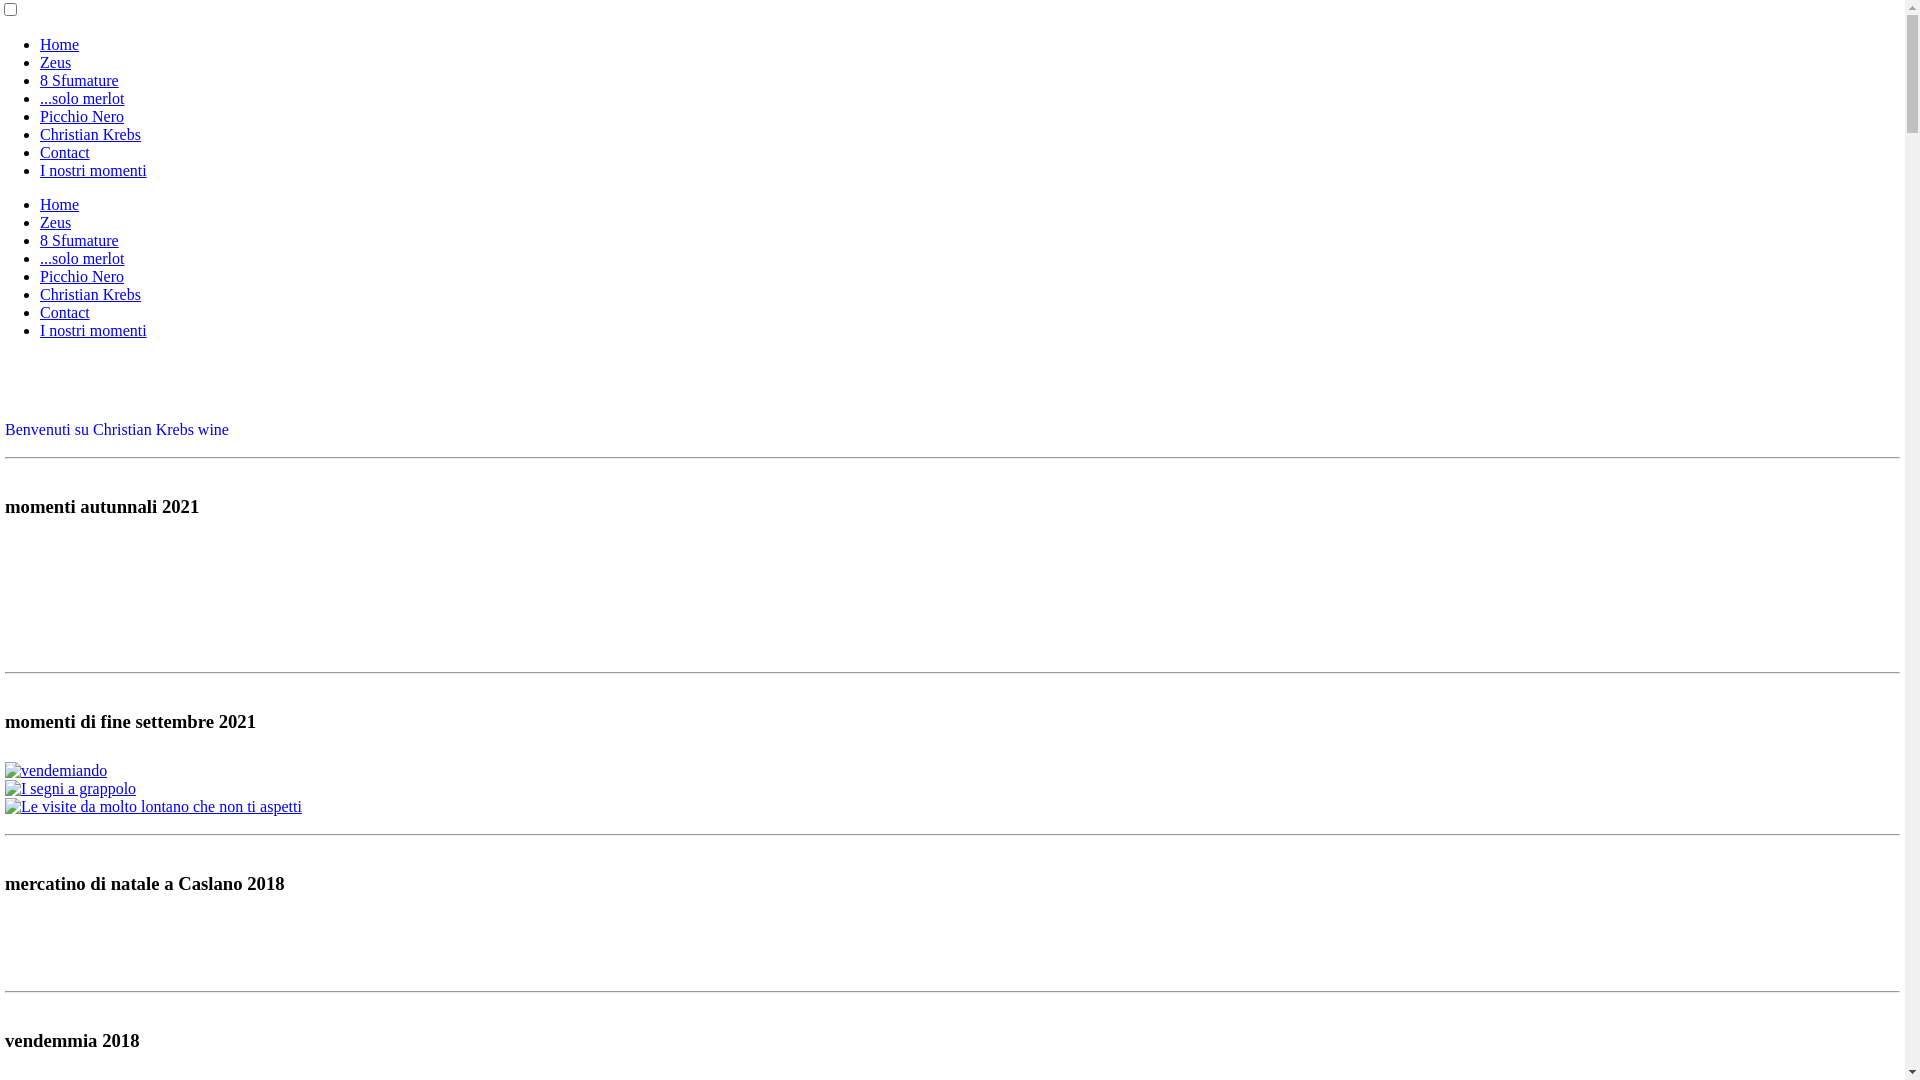 Image resolution: width=1920 pixels, height=1080 pixels. Describe the element at coordinates (80, 98) in the screenshot. I see `'...solo merlot'` at that location.